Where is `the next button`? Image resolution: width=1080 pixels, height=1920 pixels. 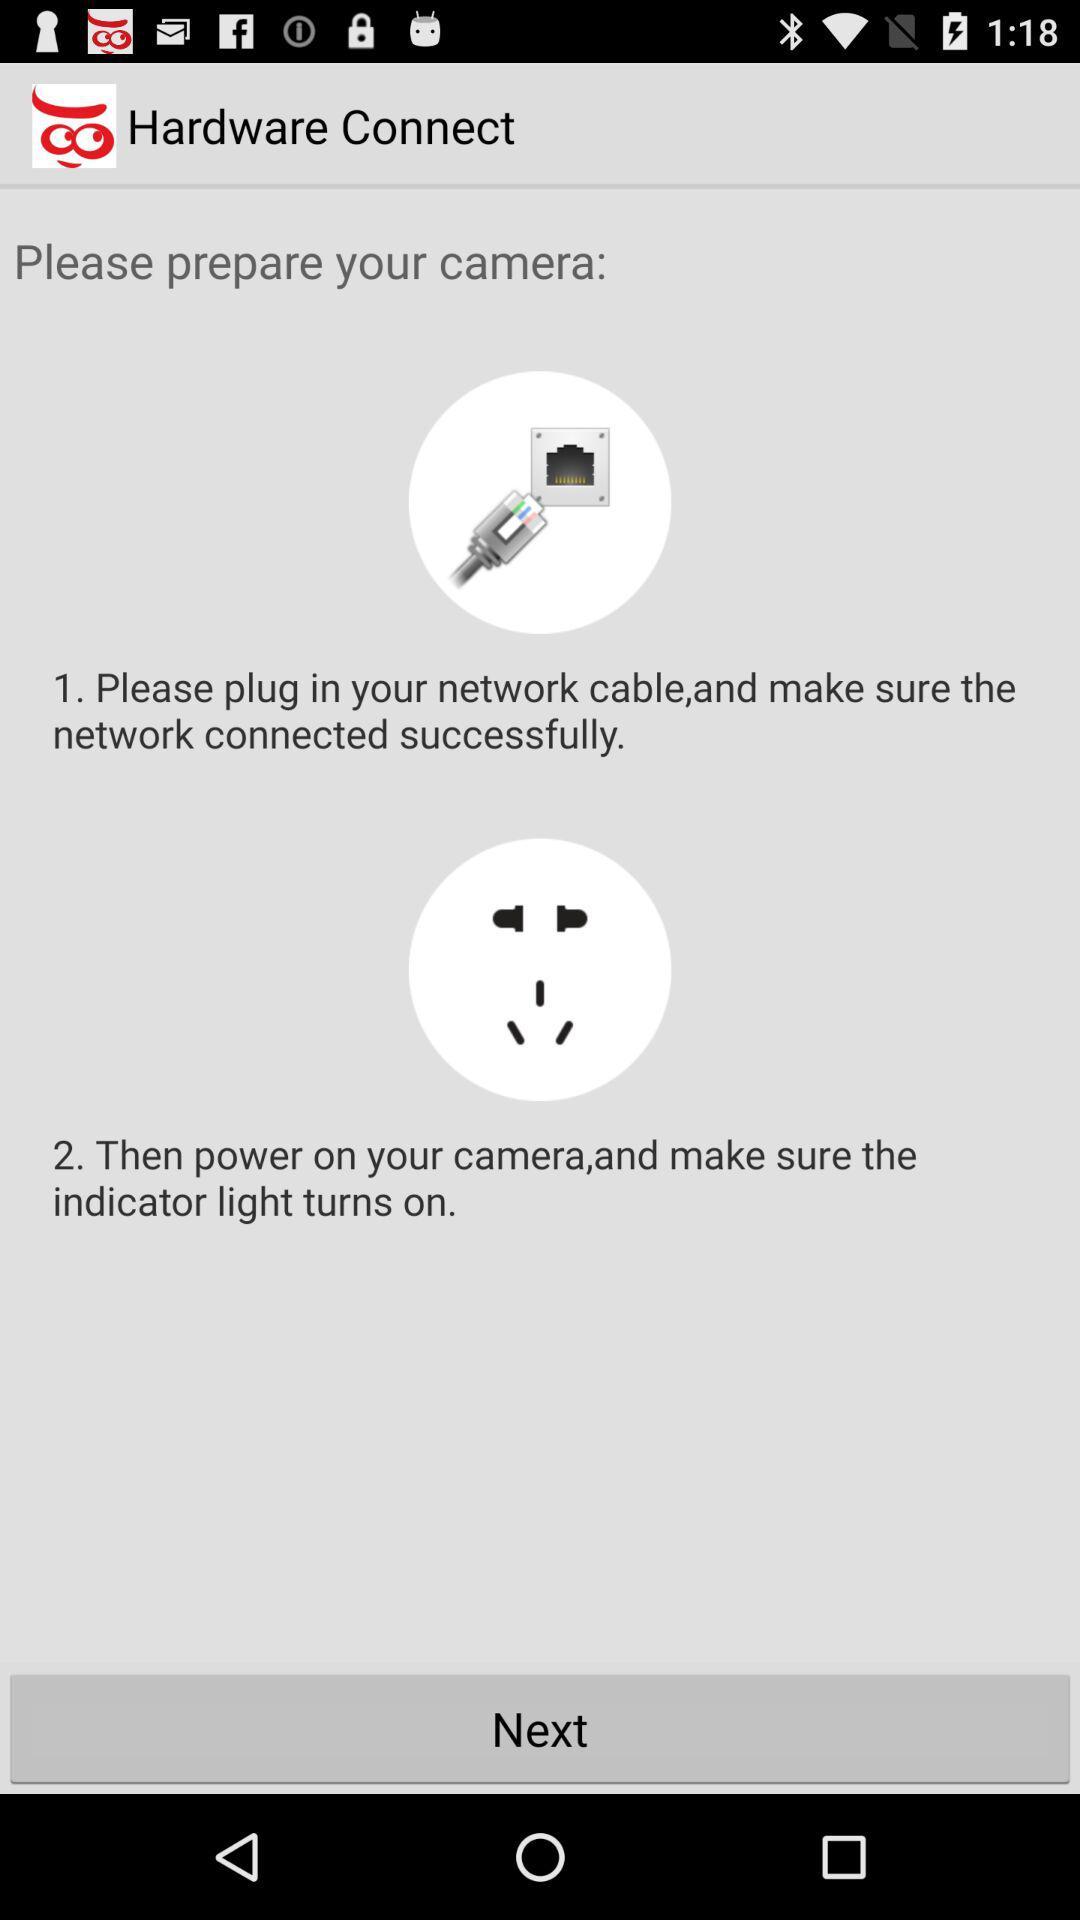 the next button is located at coordinates (540, 1727).